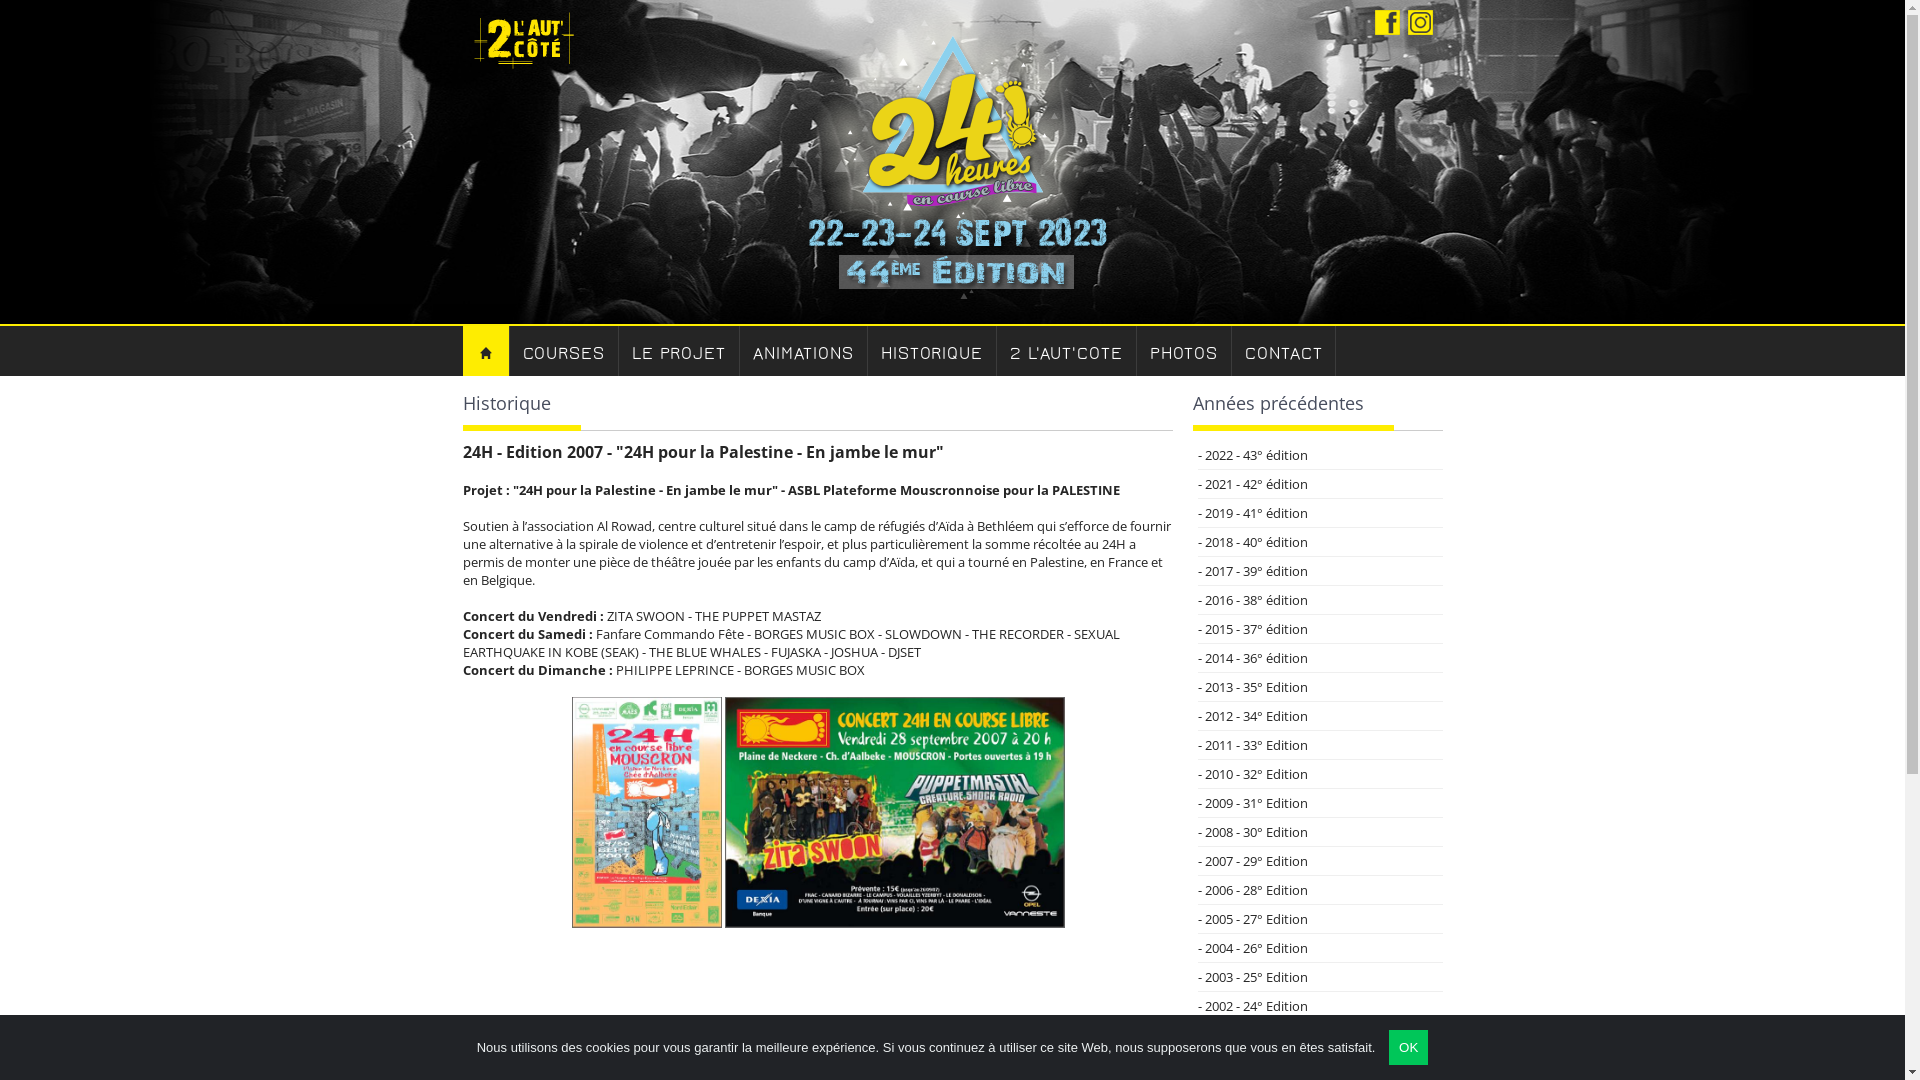 The width and height of the screenshot is (1920, 1080). What do you see at coordinates (563, 350) in the screenshot?
I see `'COURSES'` at bounding box center [563, 350].